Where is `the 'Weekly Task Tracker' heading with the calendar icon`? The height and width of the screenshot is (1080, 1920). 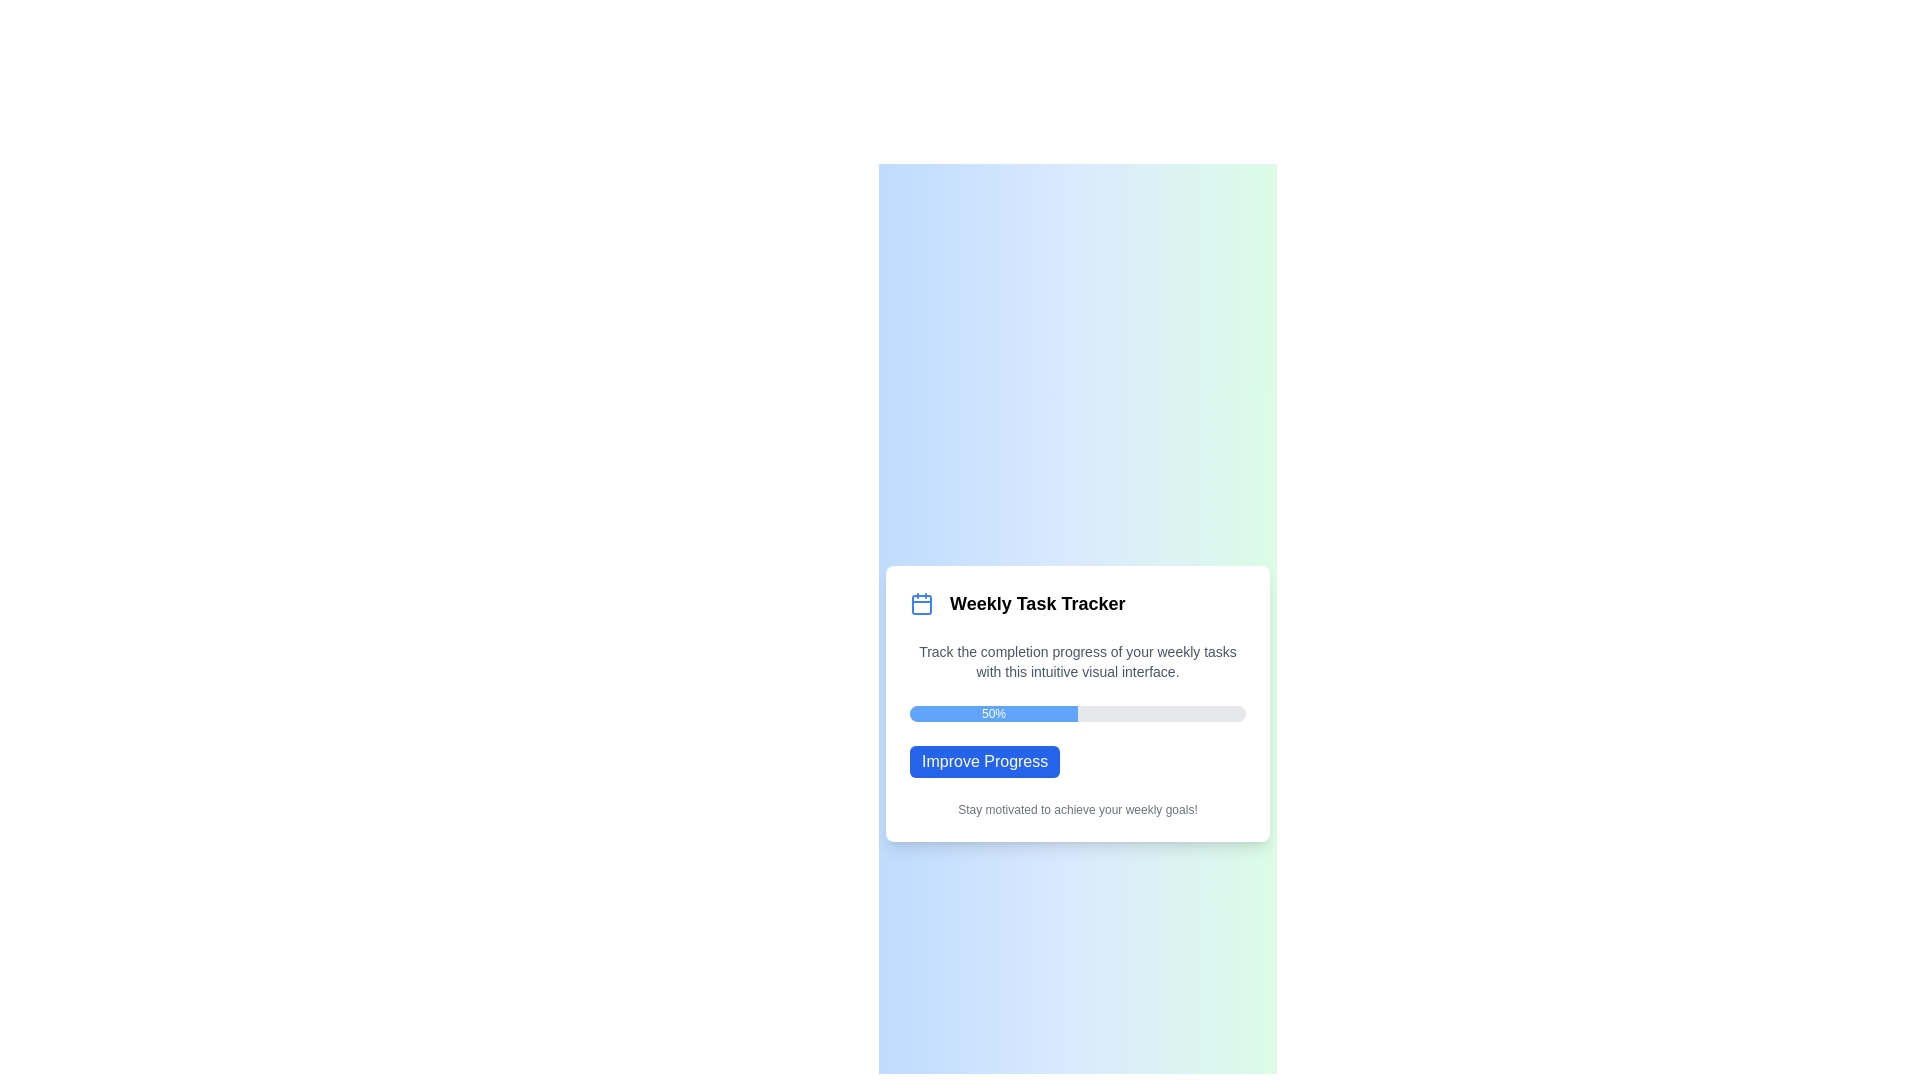
the 'Weekly Task Tracker' heading with the calendar icon is located at coordinates (1077, 603).